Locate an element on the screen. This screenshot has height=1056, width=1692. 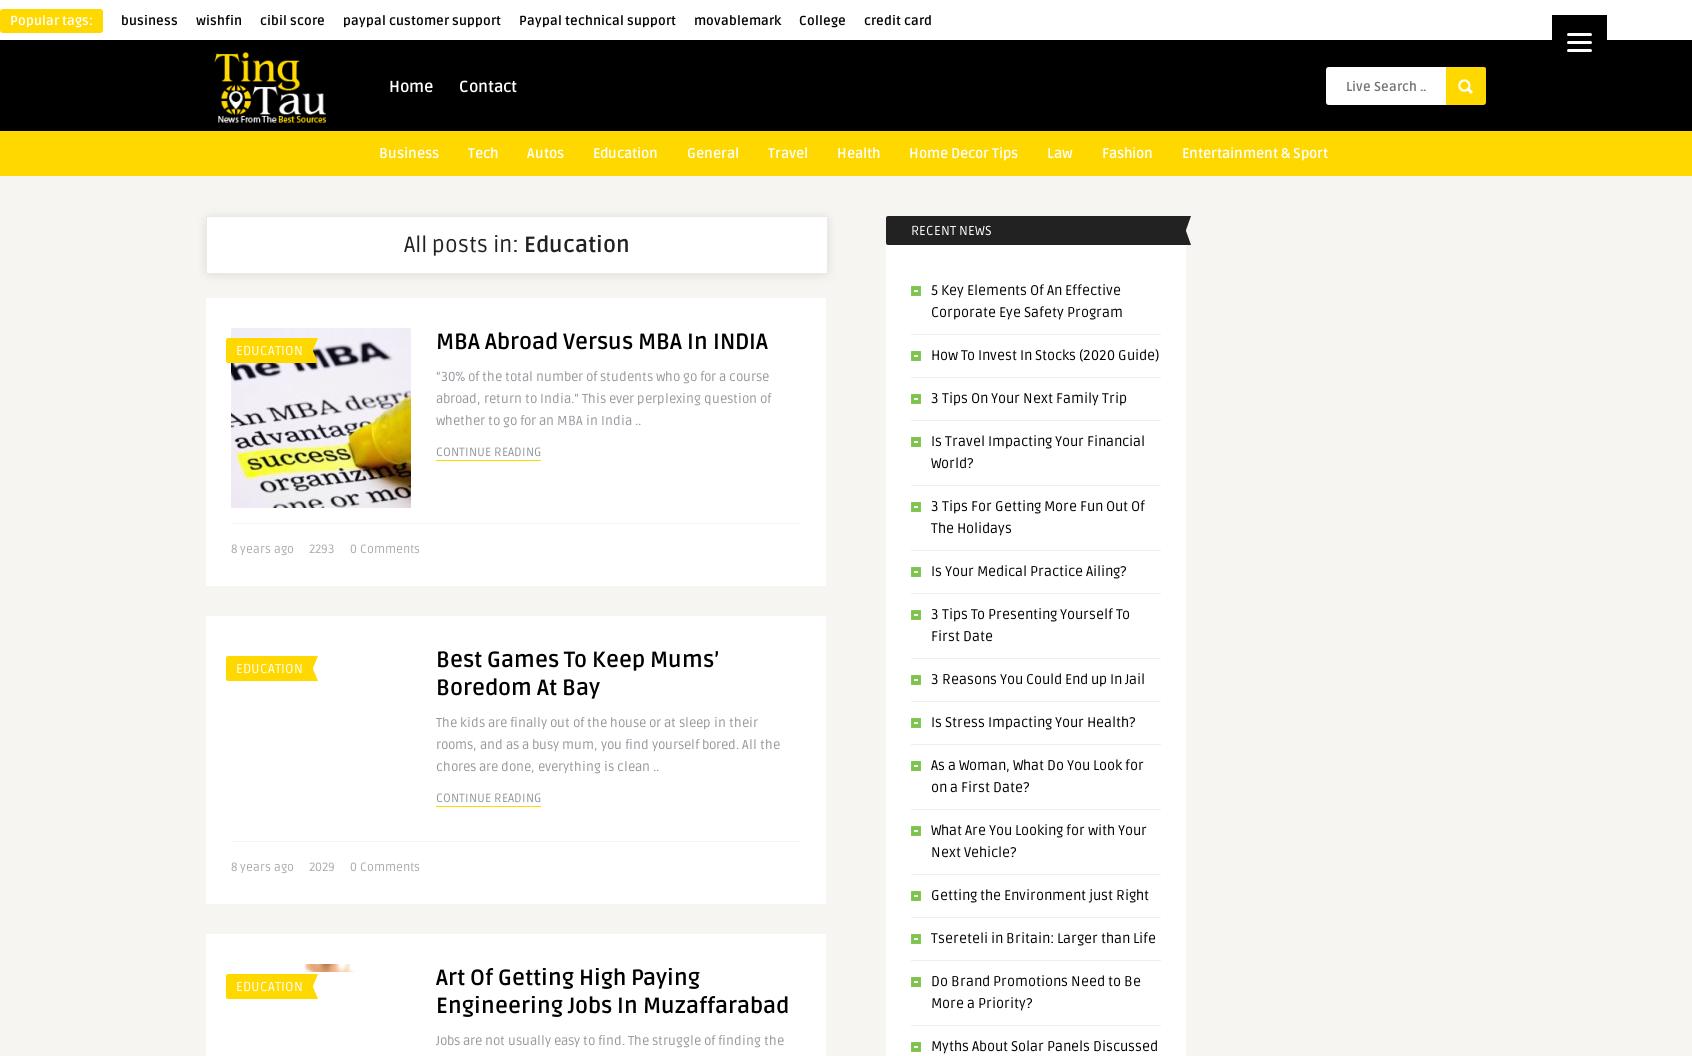
'How To Invest In Stocks (2020 Guide)' is located at coordinates (1043, 354).